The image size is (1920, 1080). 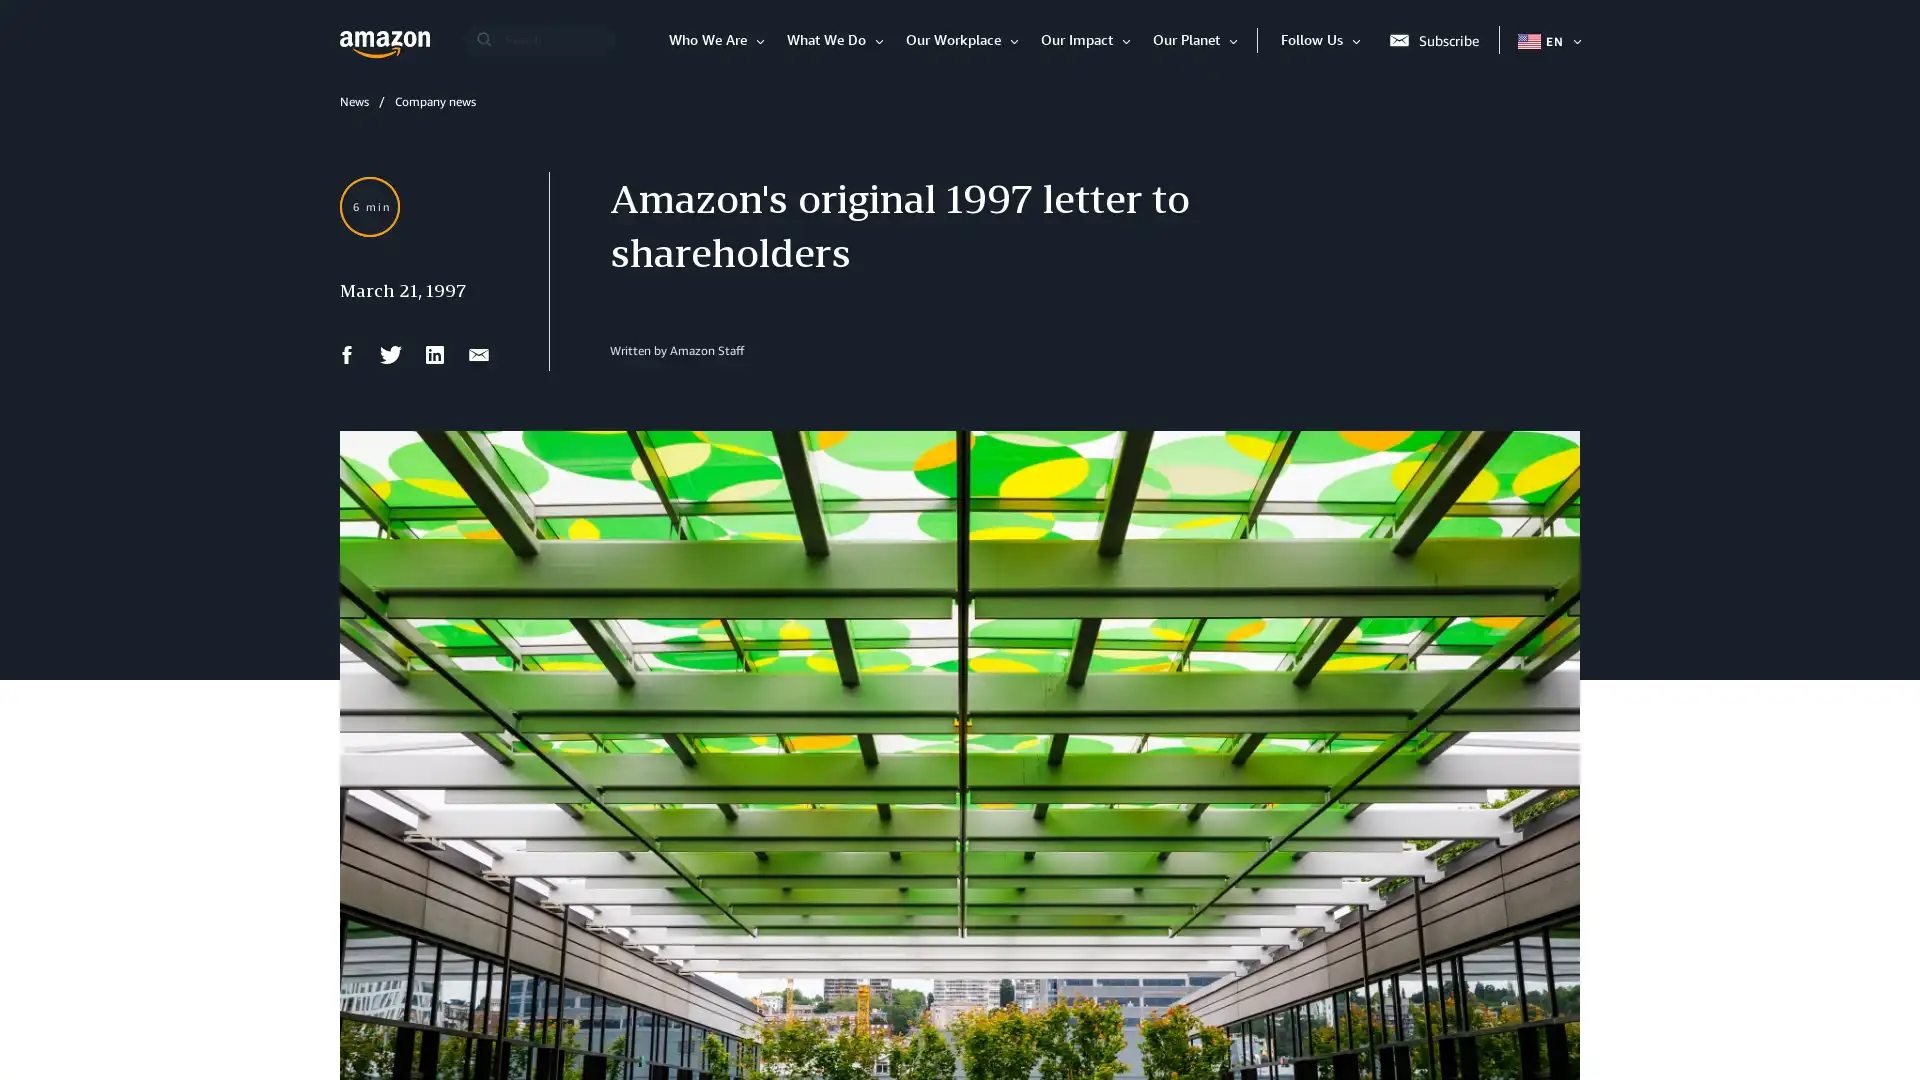 What do you see at coordinates (762, 39) in the screenshot?
I see `Open Item` at bounding box center [762, 39].